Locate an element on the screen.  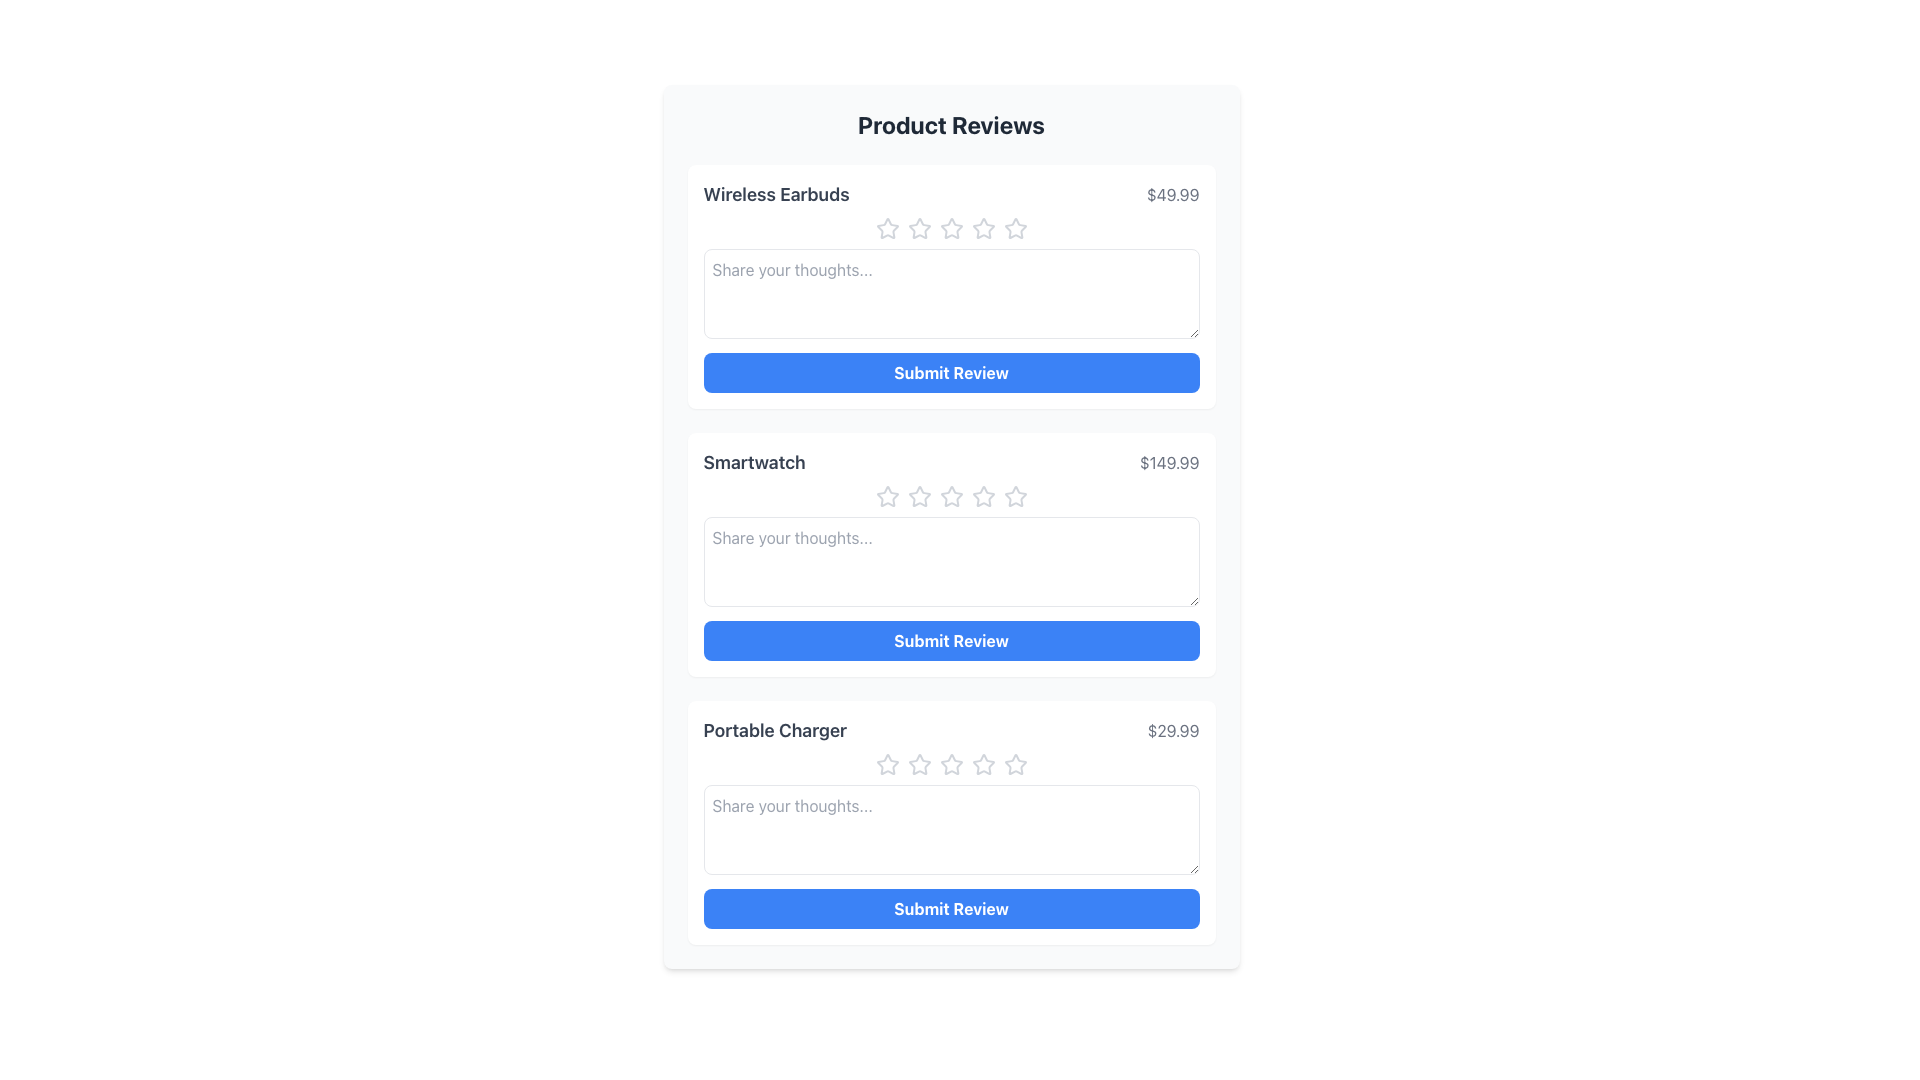
the first star icon in the 5-star rating system to rate the 'Wireless Earbuds' product as one star is located at coordinates (886, 227).